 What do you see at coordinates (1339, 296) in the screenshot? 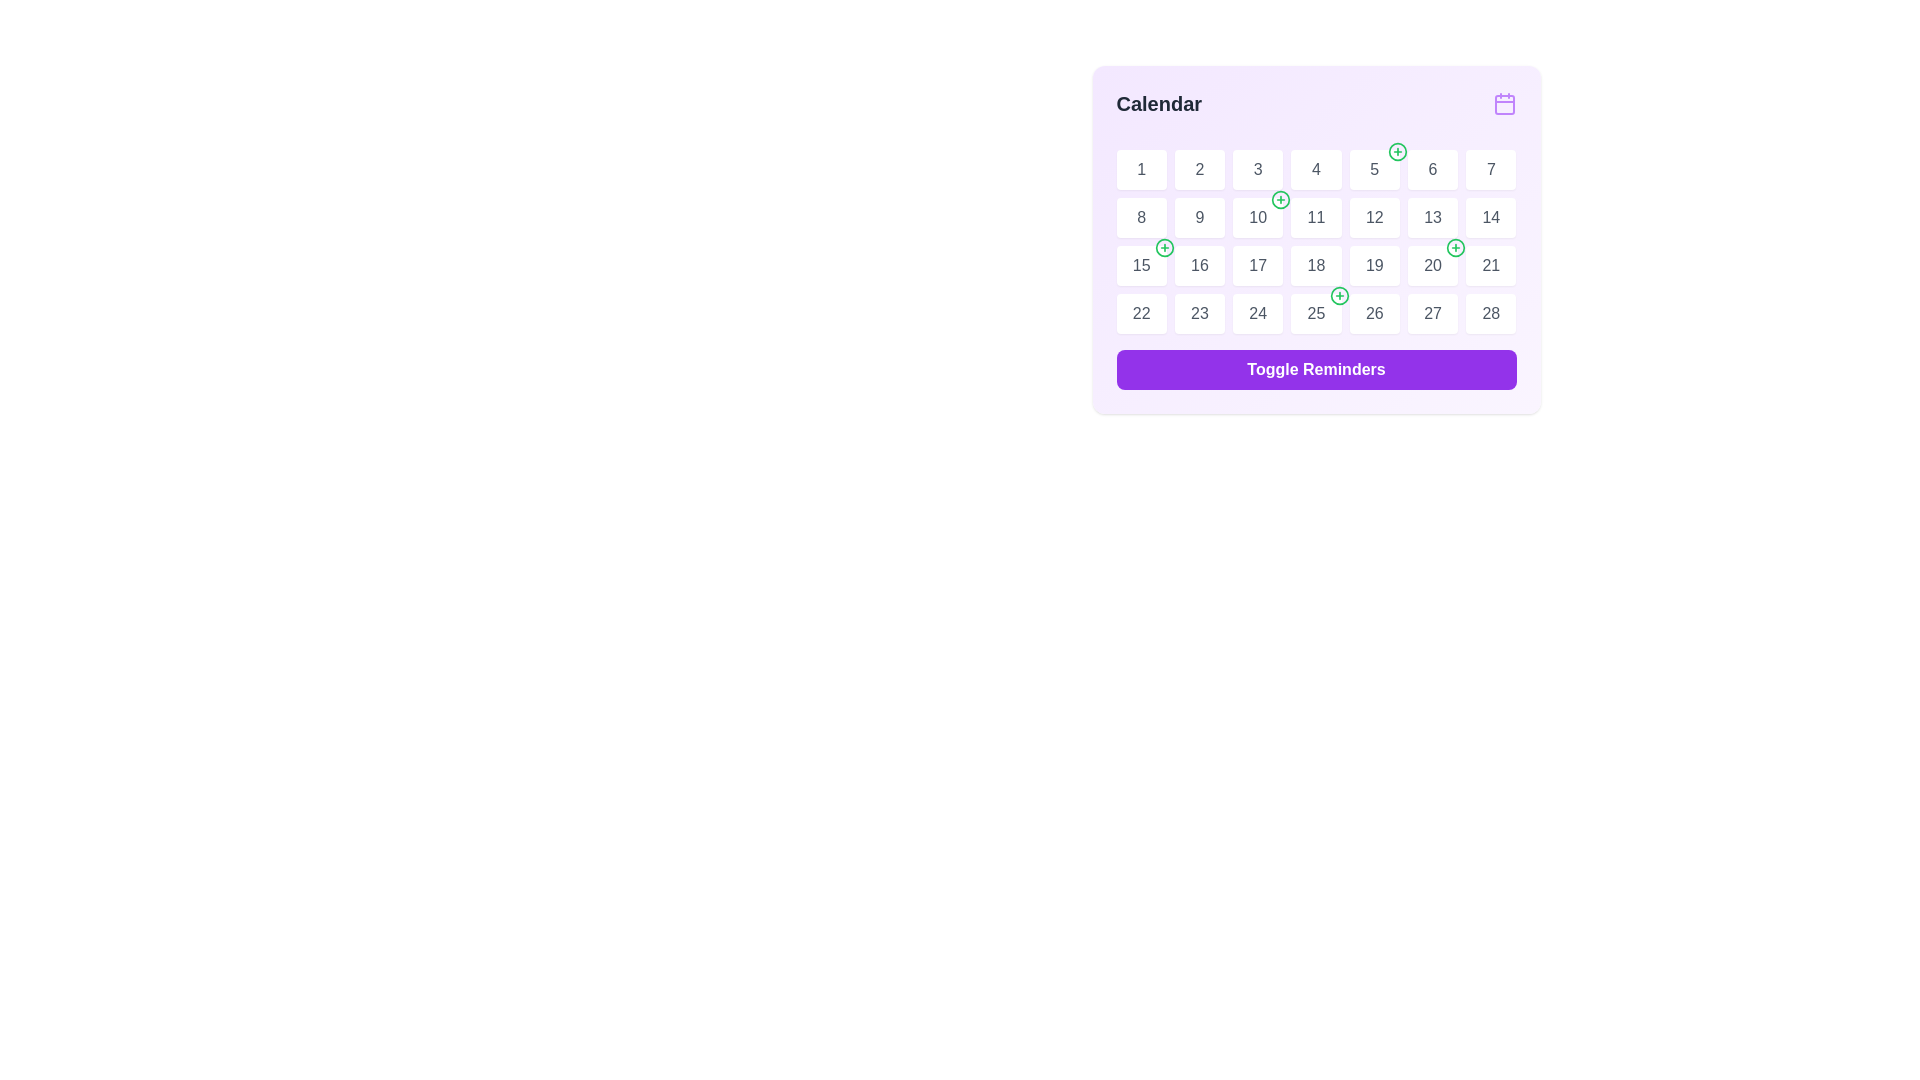
I see `the green circular icon button with a plus sign located at the top-right of the cell labeled '25' on the calendar interface` at bounding box center [1339, 296].